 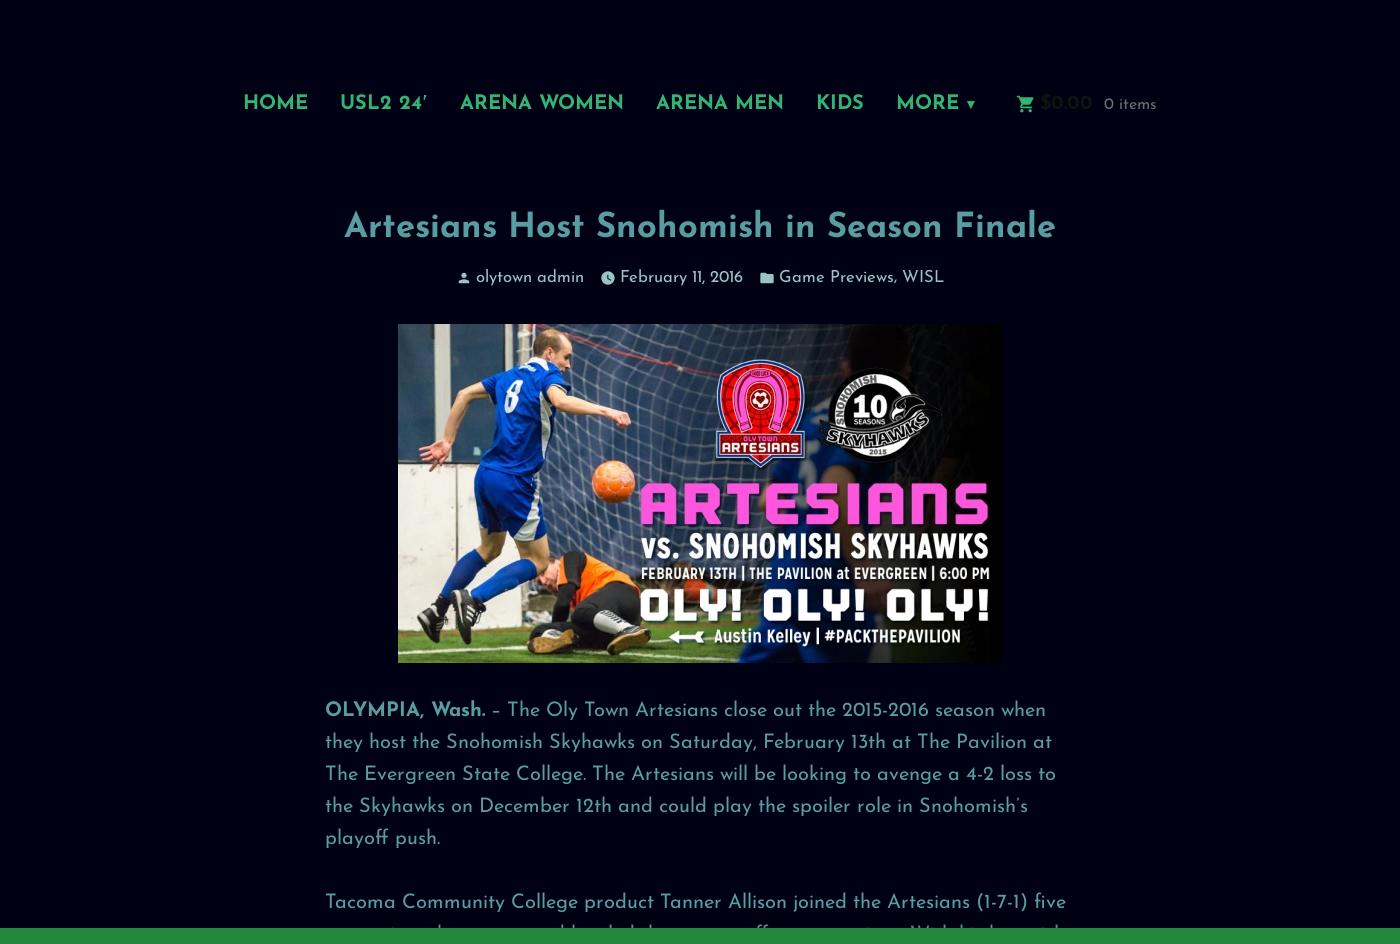 I want to click on 'olytown admin', so click(x=530, y=276).